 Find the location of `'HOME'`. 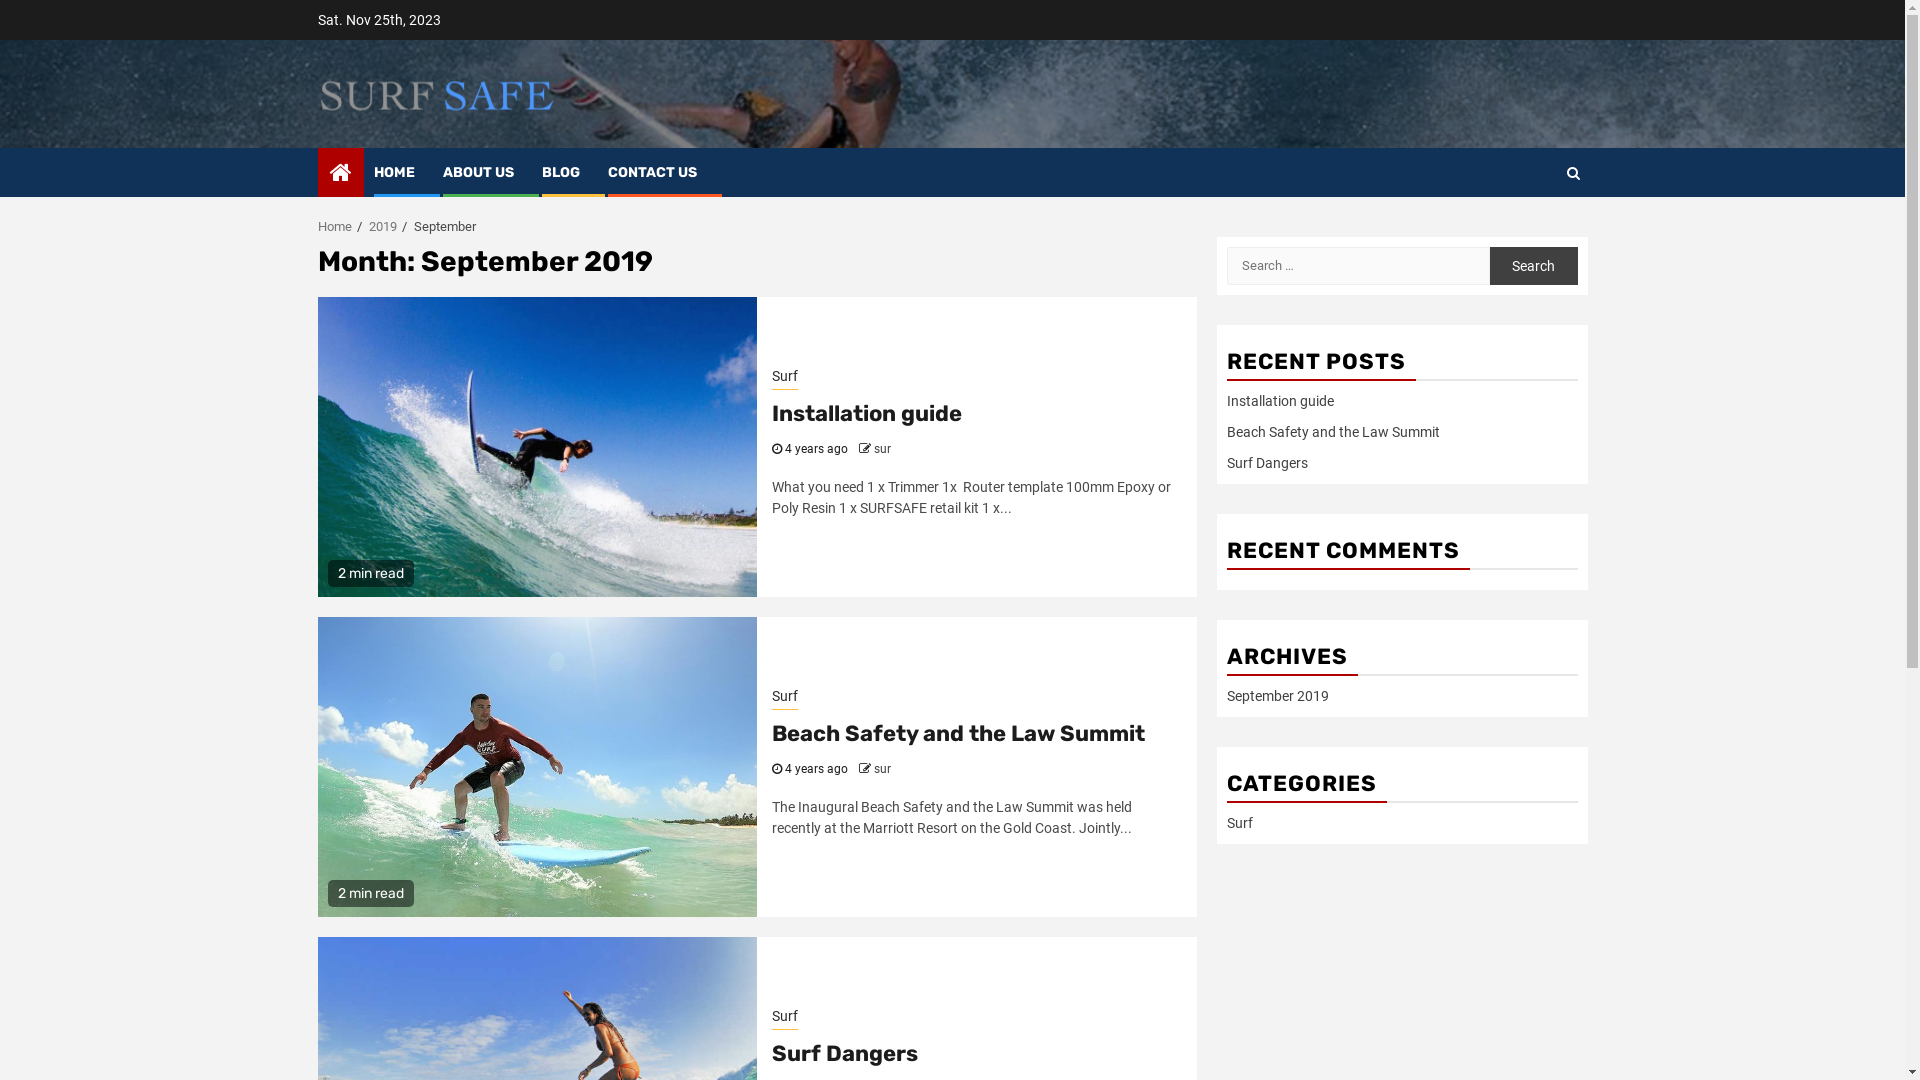

'HOME' is located at coordinates (374, 171).